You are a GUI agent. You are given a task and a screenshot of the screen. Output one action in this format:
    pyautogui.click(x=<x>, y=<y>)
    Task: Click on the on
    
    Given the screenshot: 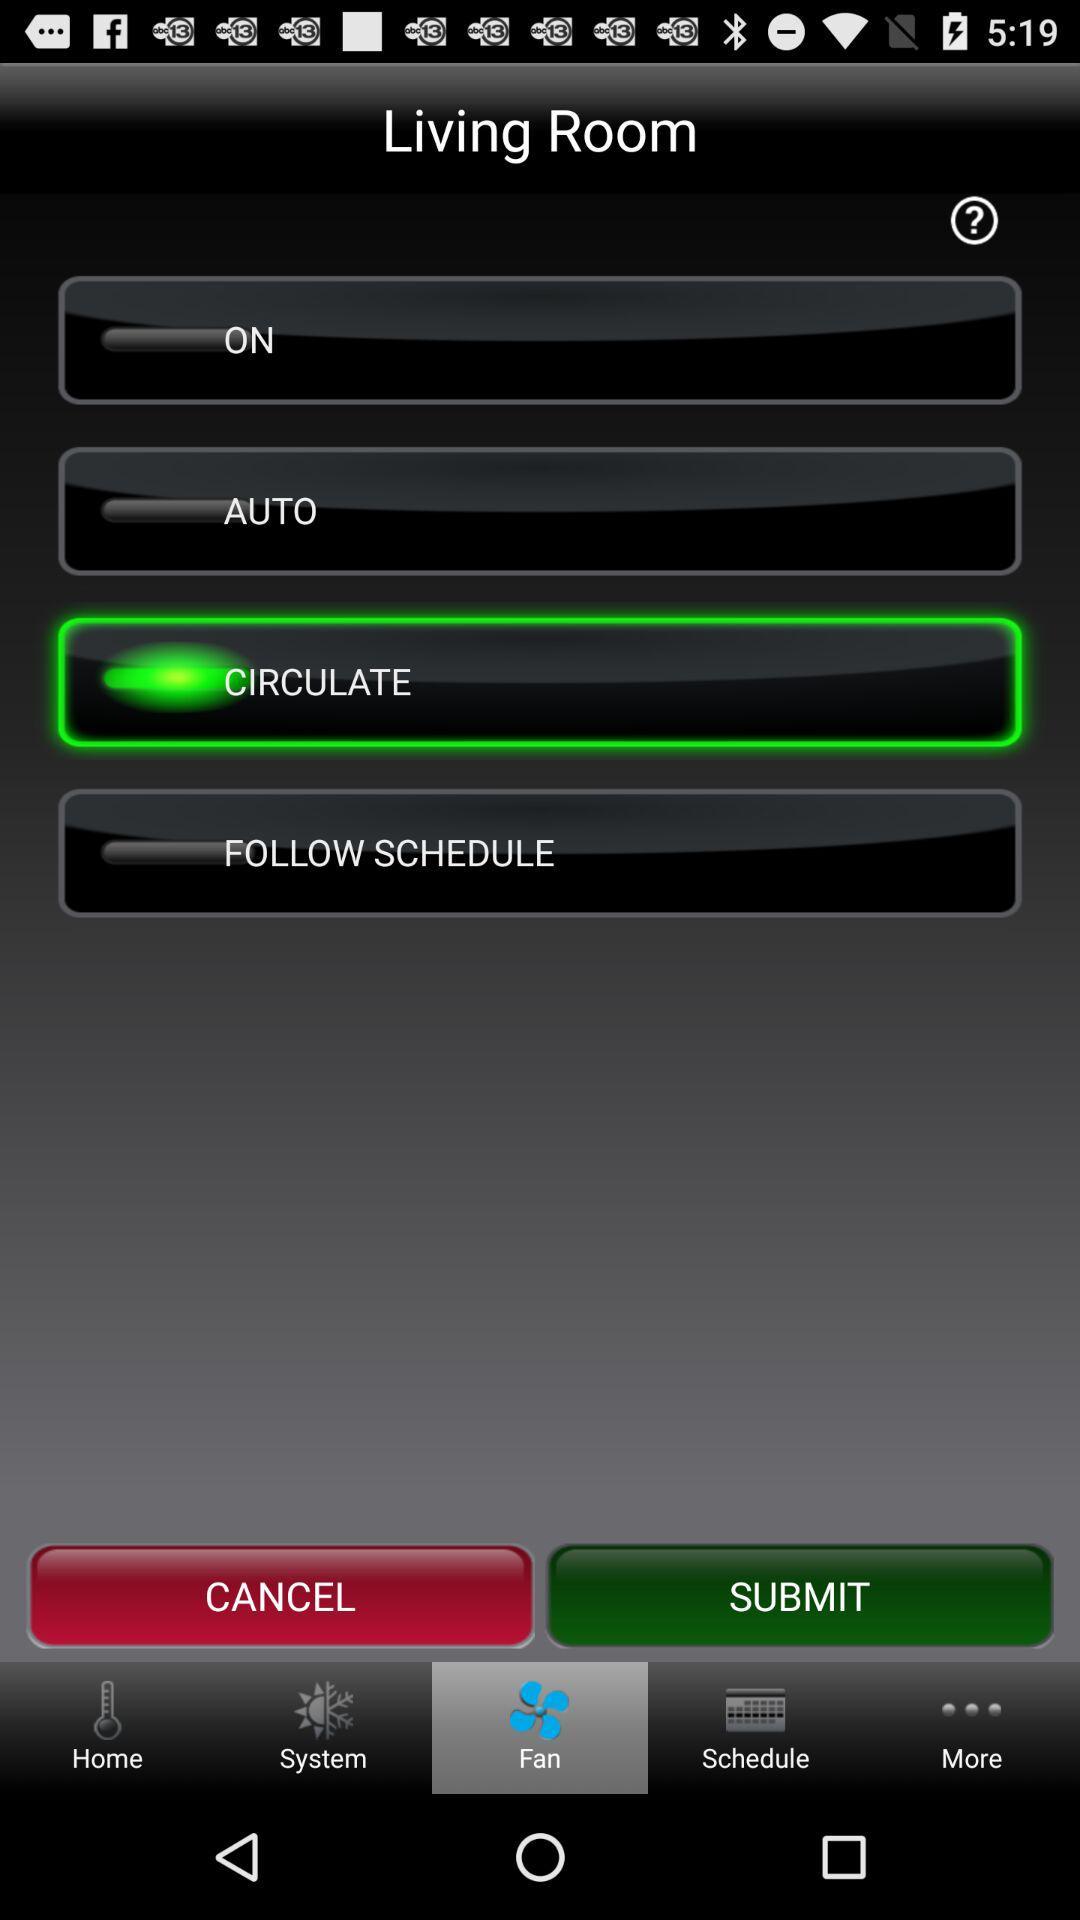 What is the action you would take?
    pyautogui.click(x=540, y=339)
    